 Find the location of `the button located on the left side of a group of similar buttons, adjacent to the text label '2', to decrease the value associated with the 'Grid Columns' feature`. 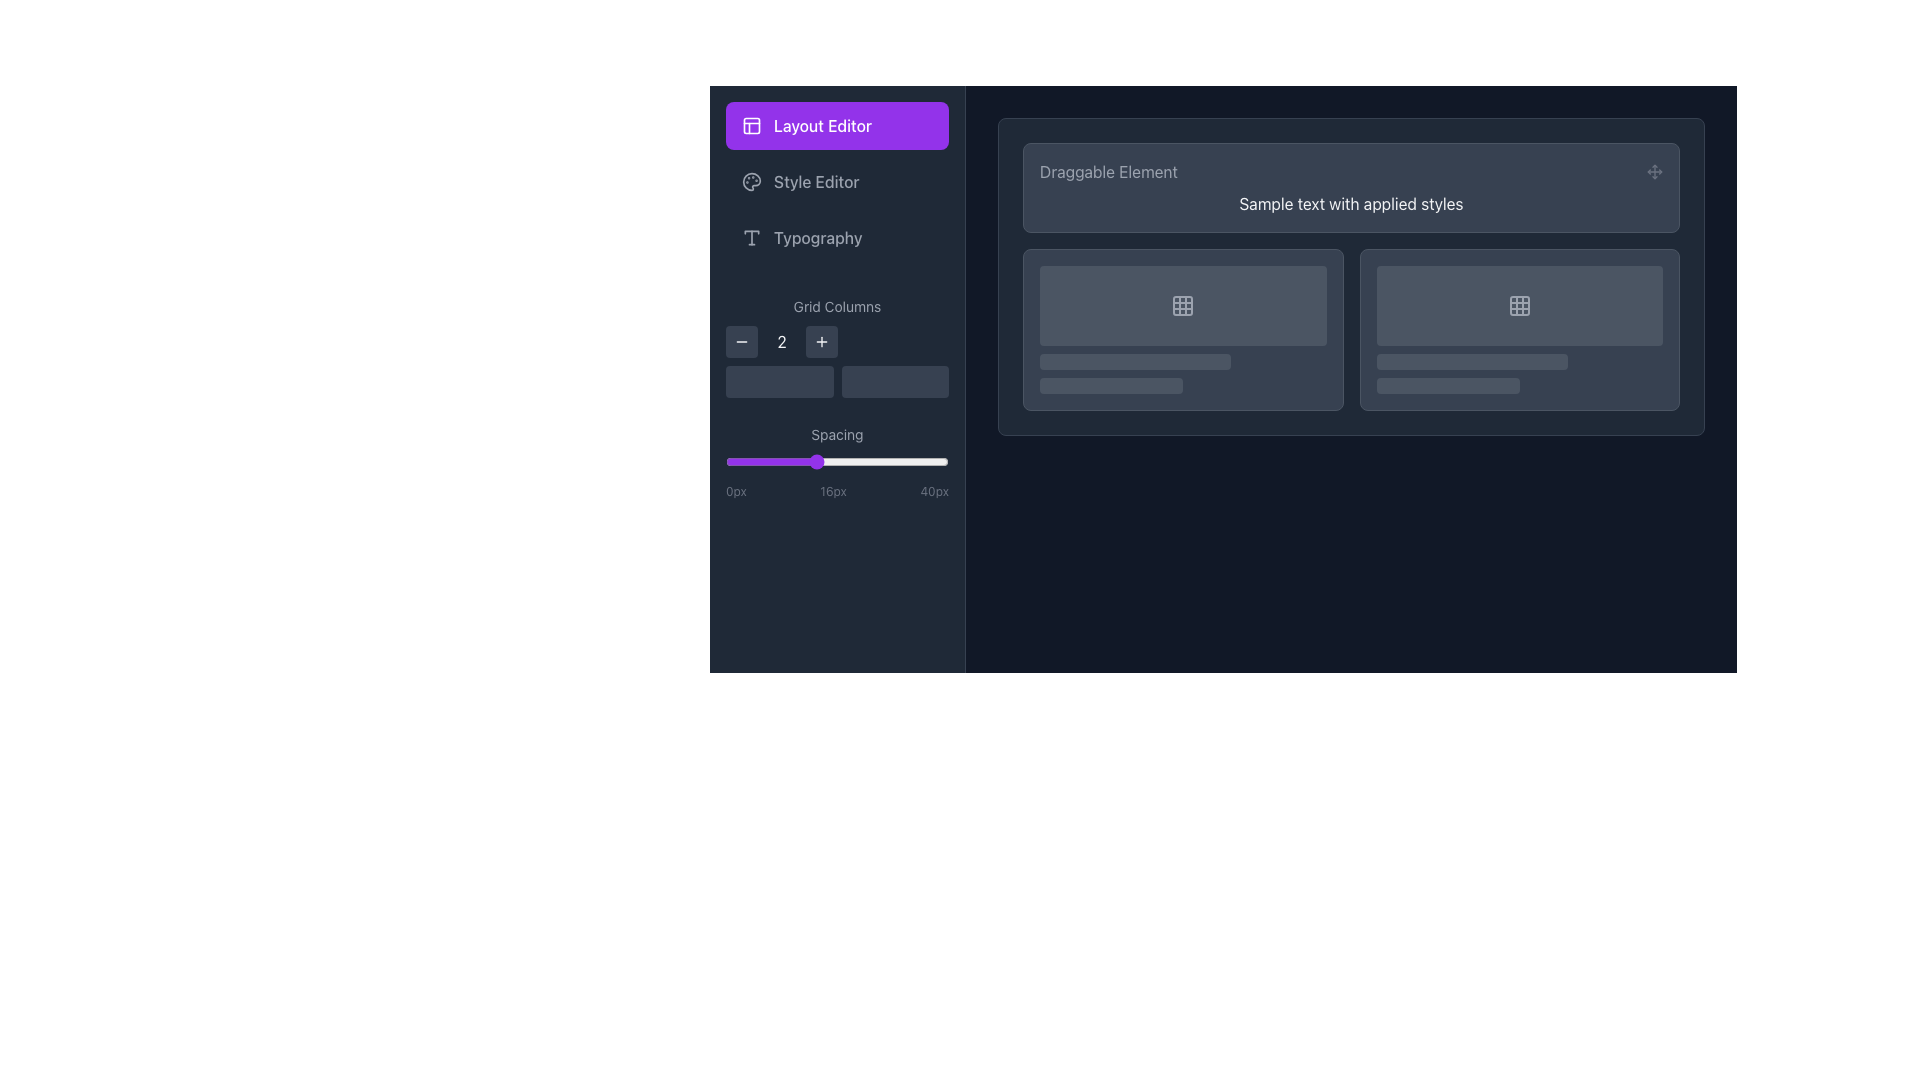

the button located on the left side of a group of similar buttons, adjacent to the text label '2', to decrease the value associated with the 'Grid Columns' feature is located at coordinates (741, 341).